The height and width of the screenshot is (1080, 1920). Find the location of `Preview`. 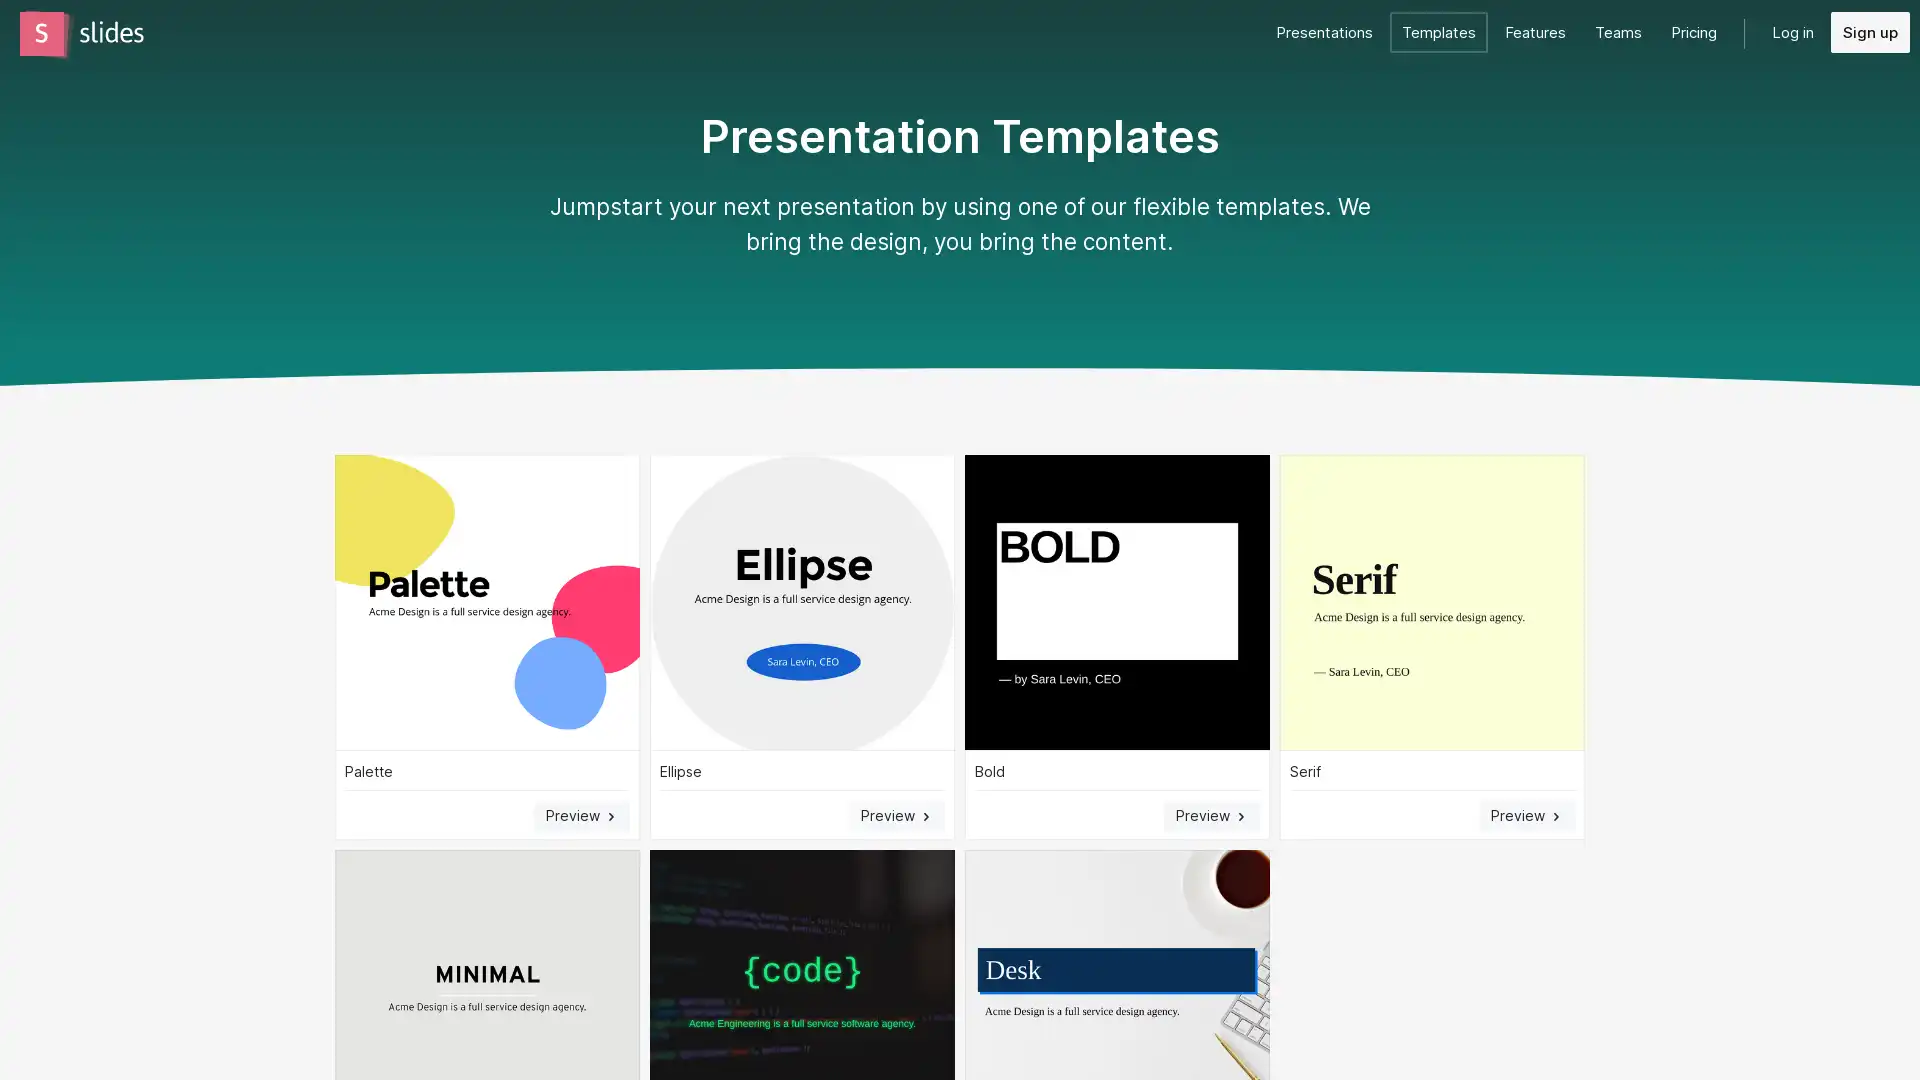

Preview is located at coordinates (1525, 815).